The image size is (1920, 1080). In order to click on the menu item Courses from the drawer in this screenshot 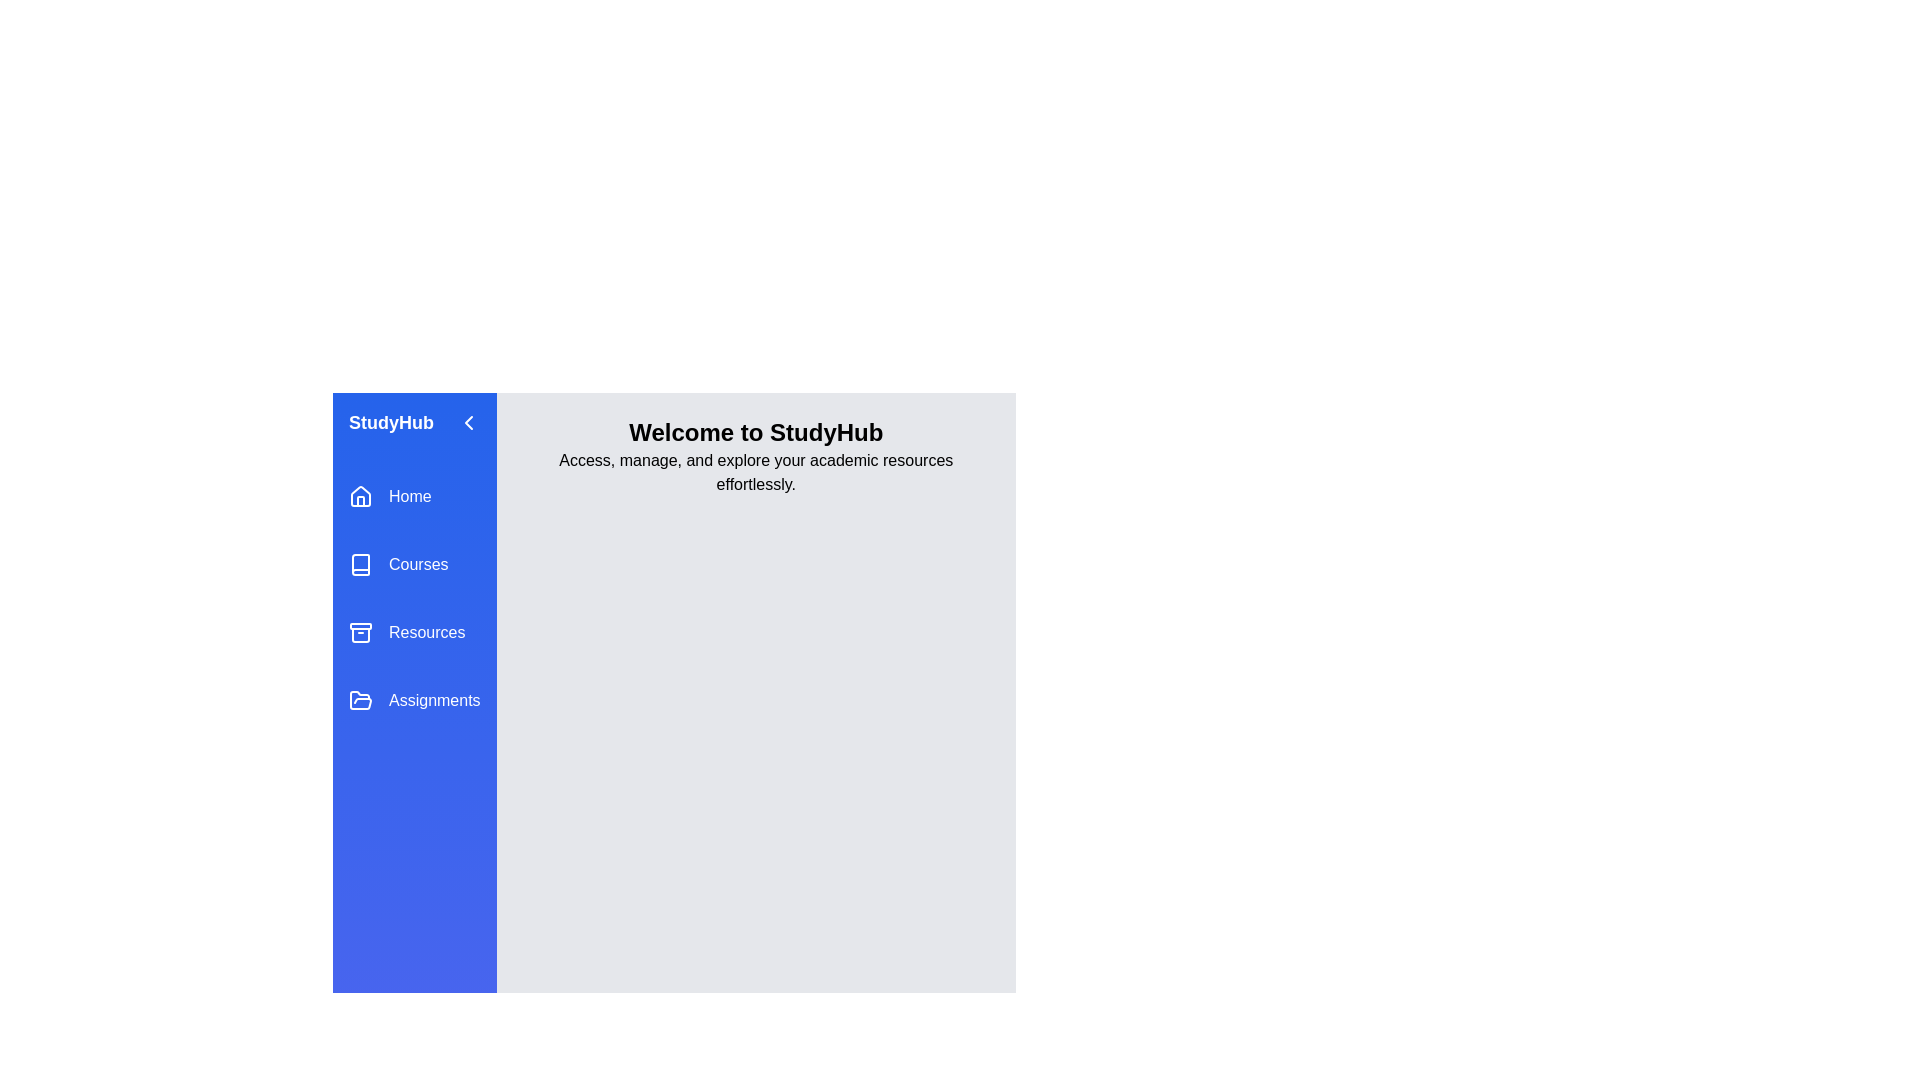, I will do `click(413, 564)`.